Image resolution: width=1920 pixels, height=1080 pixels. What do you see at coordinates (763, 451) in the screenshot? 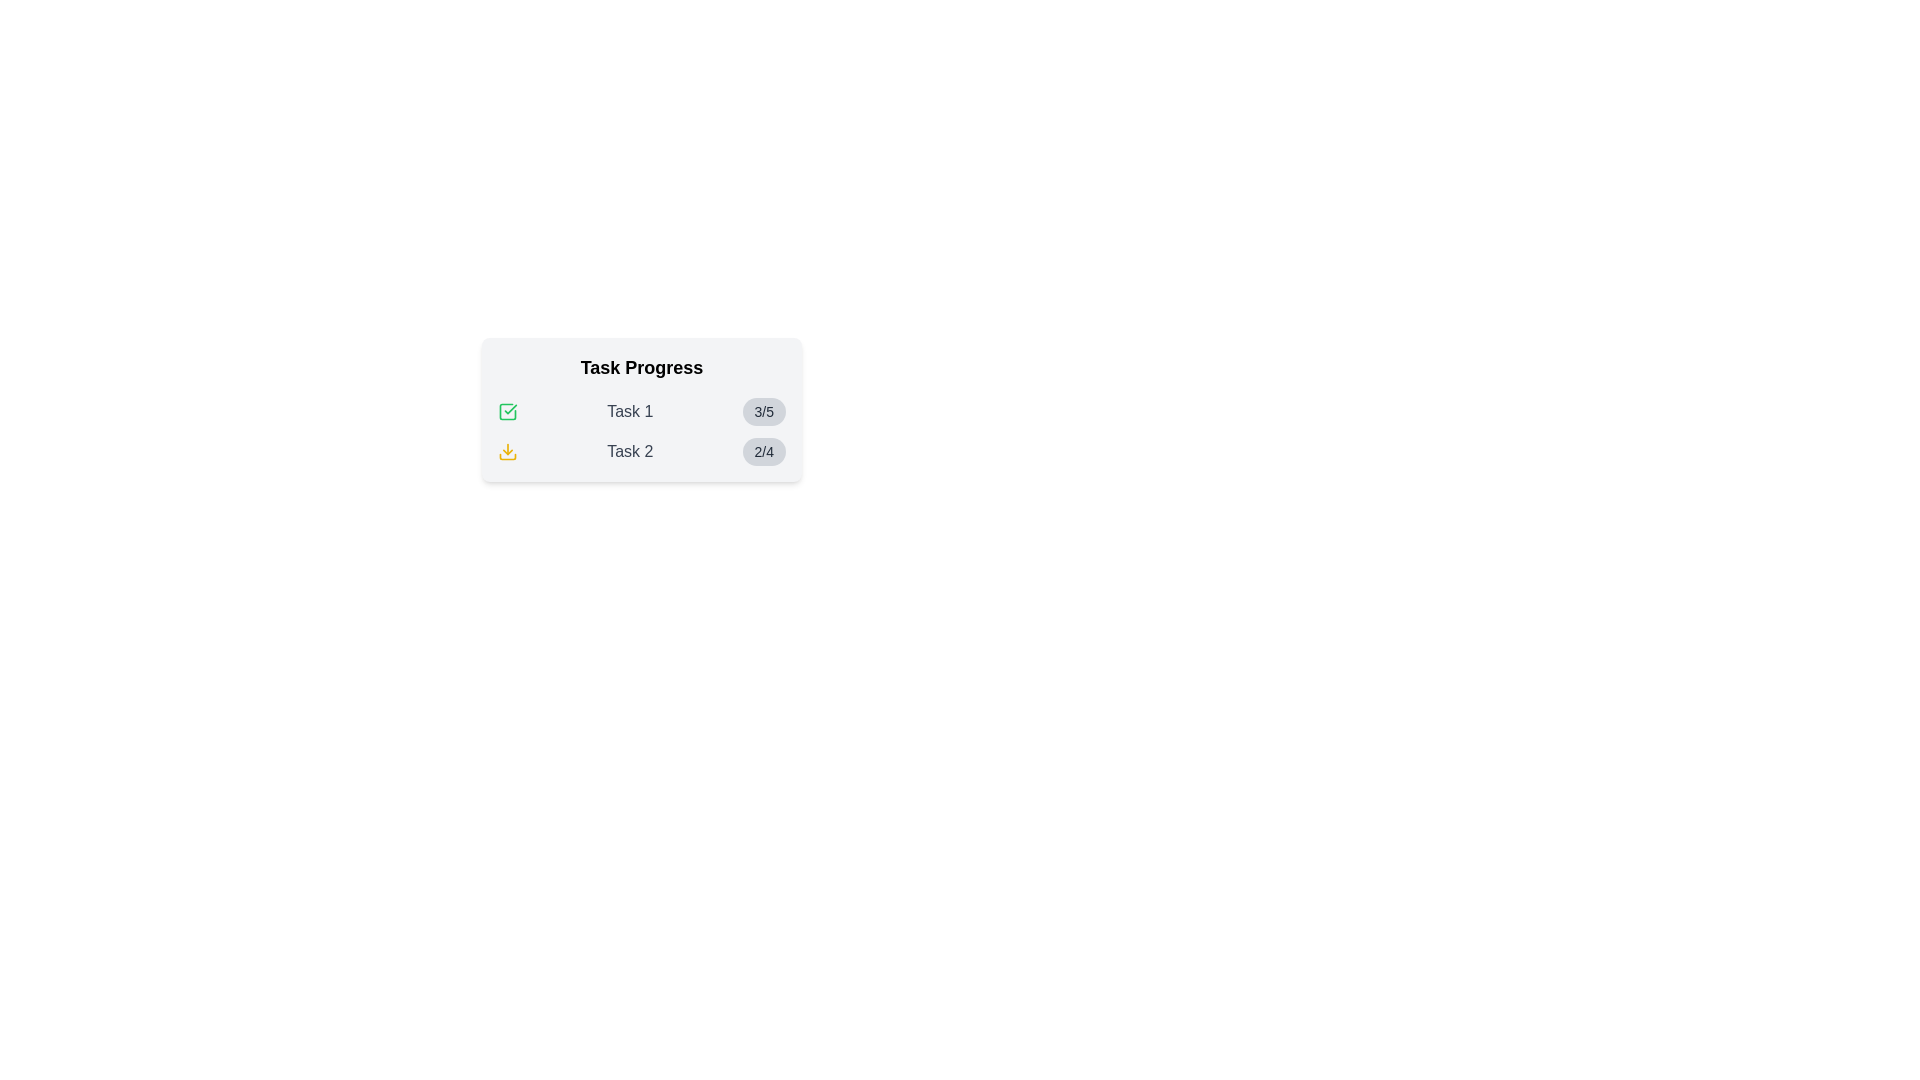
I see `the numeric progress indicator badge for 'Task 2', which displays the progress in a fraction format and is located at the right end of its row` at bounding box center [763, 451].